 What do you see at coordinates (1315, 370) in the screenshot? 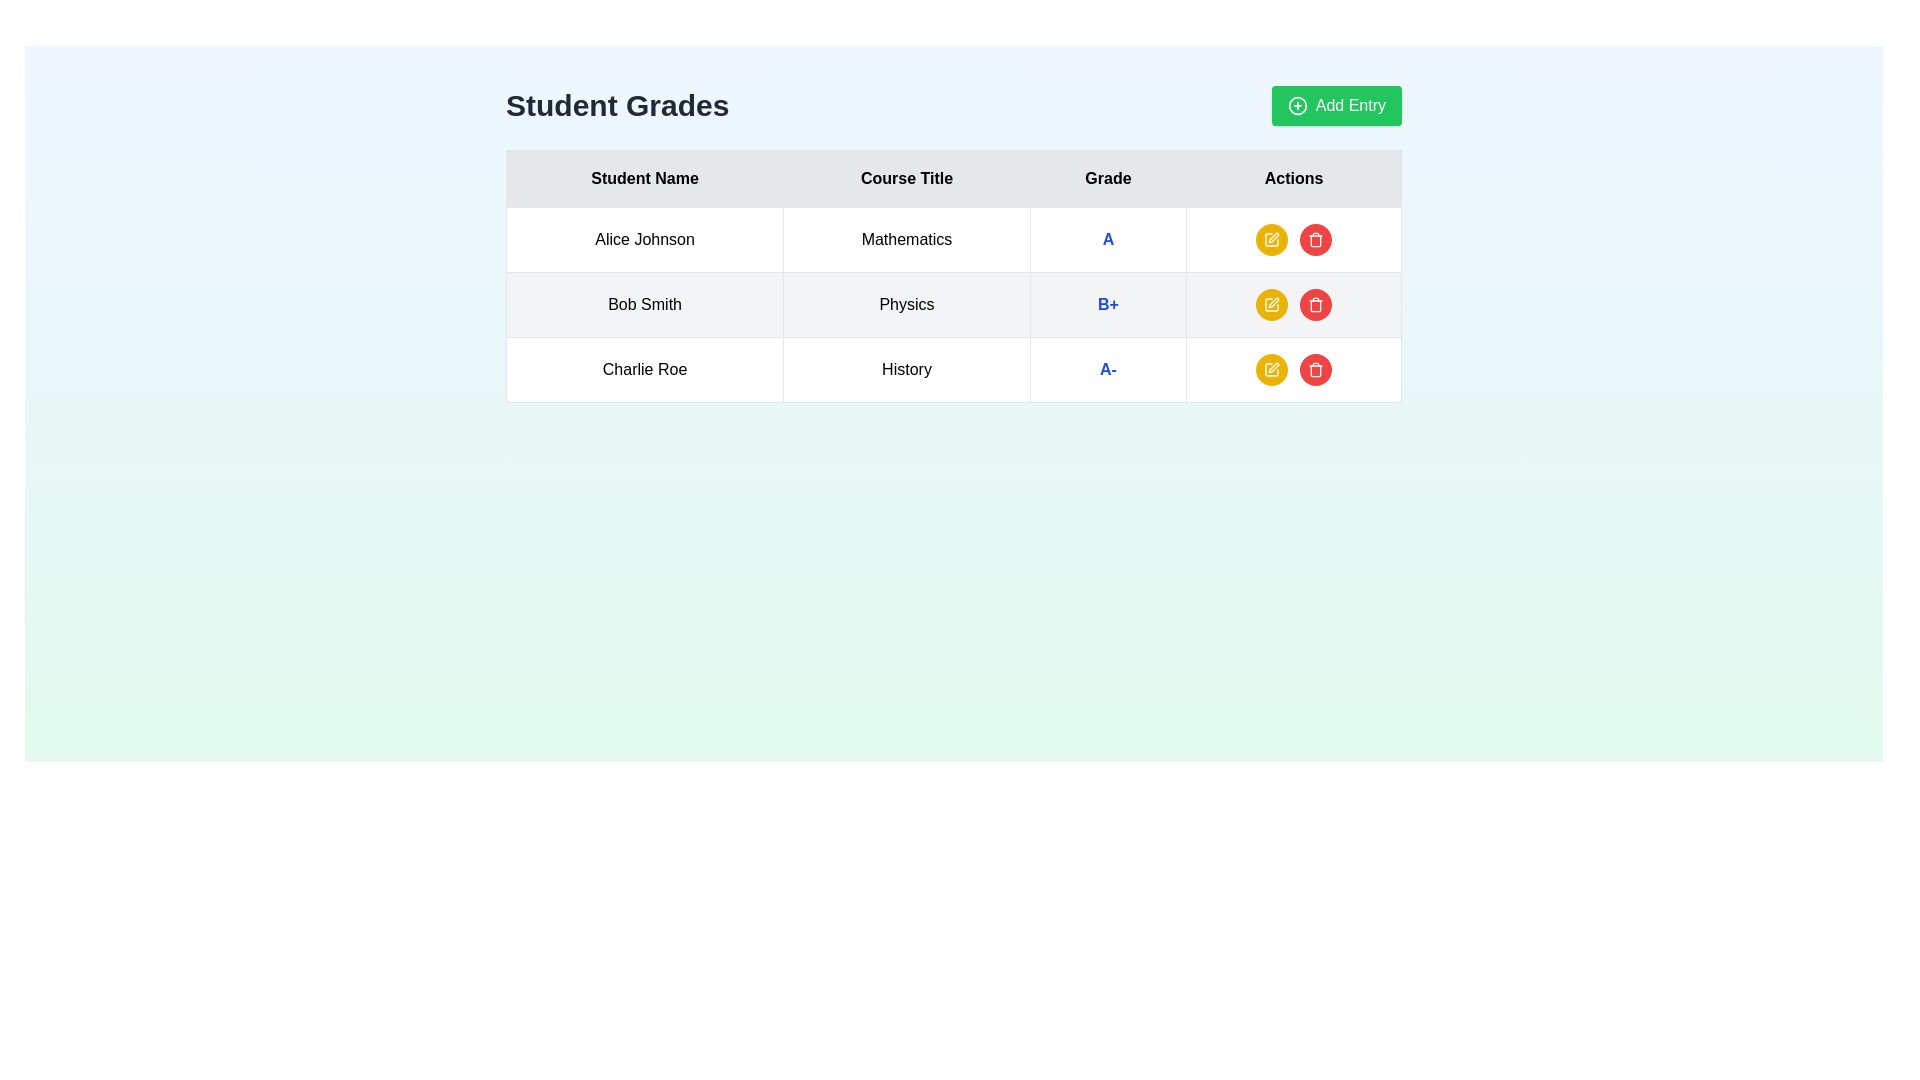
I see `the trash/delete button located in the 'Actions' column of the table to initiate deletion of the 'Charlie Roe' entry` at bounding box center [1315, 370].